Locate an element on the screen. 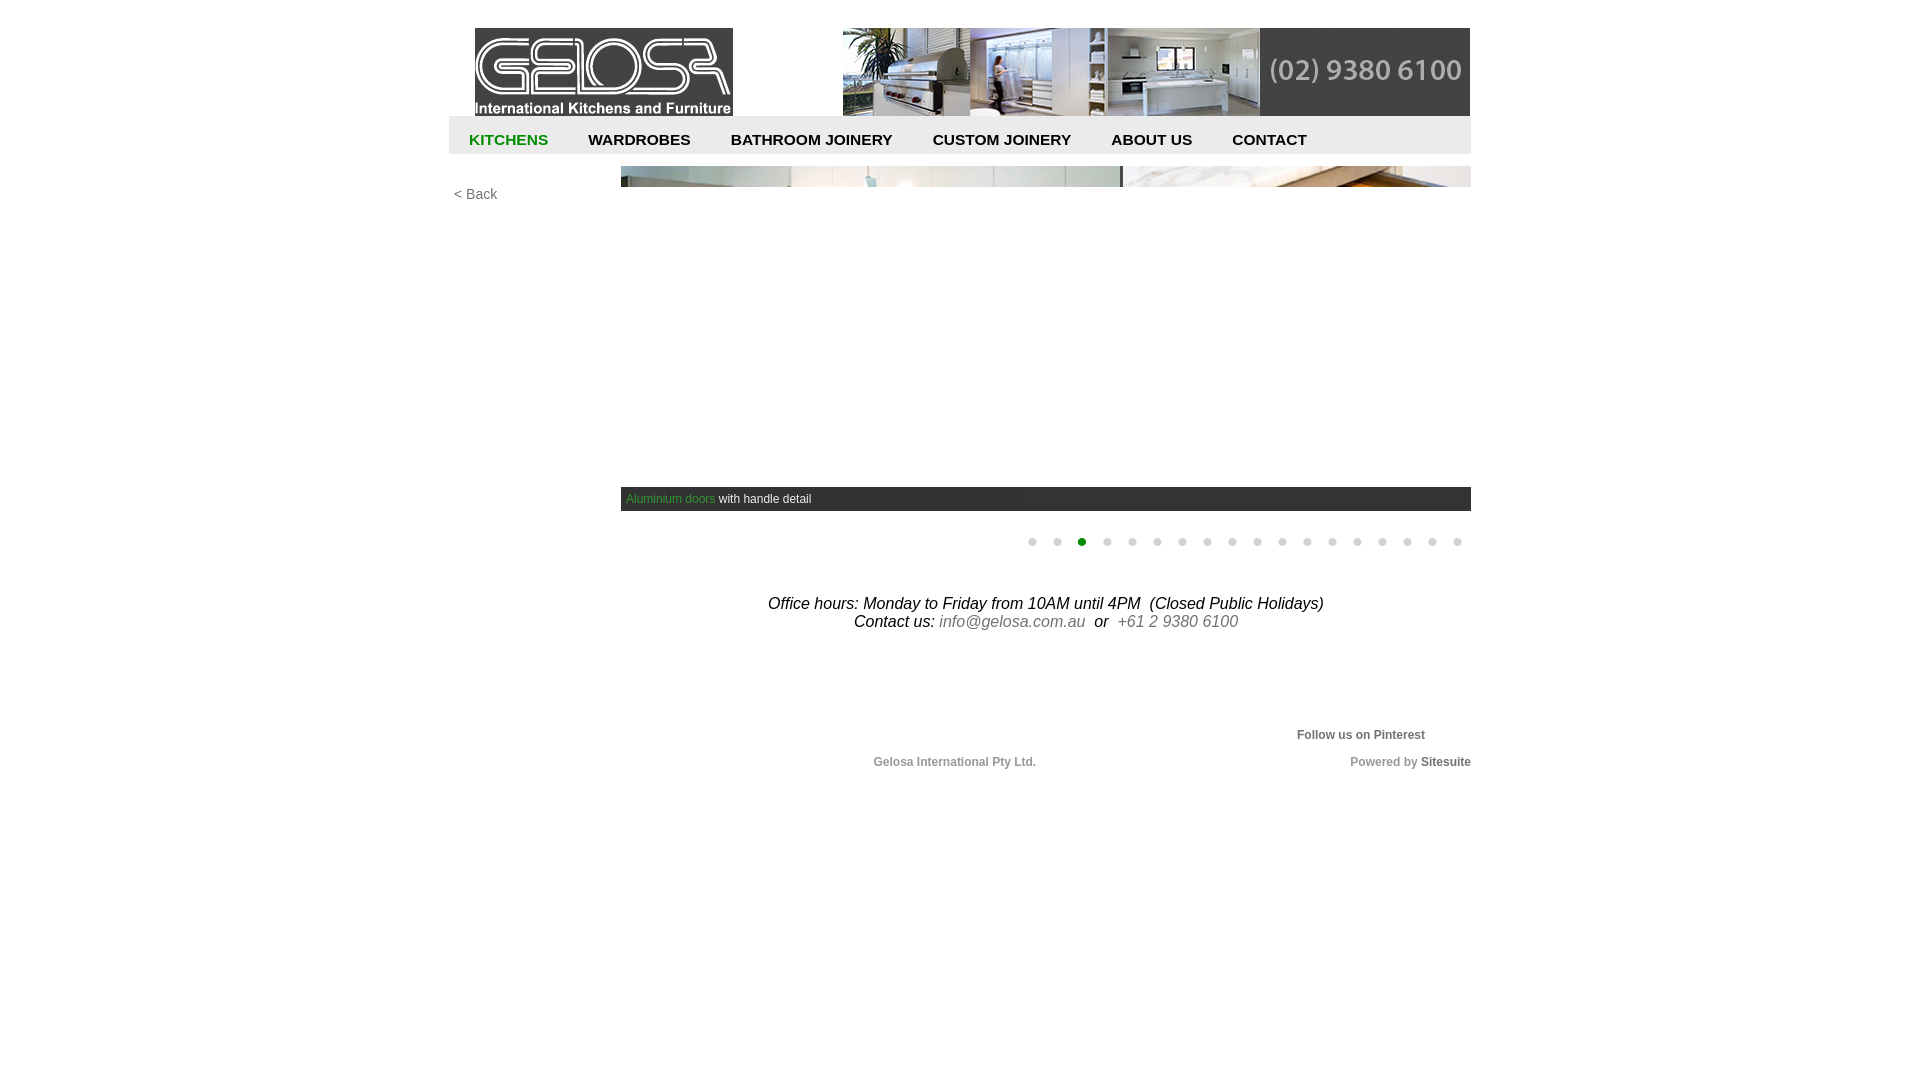  '2' is located at coordinates (1045, 542).